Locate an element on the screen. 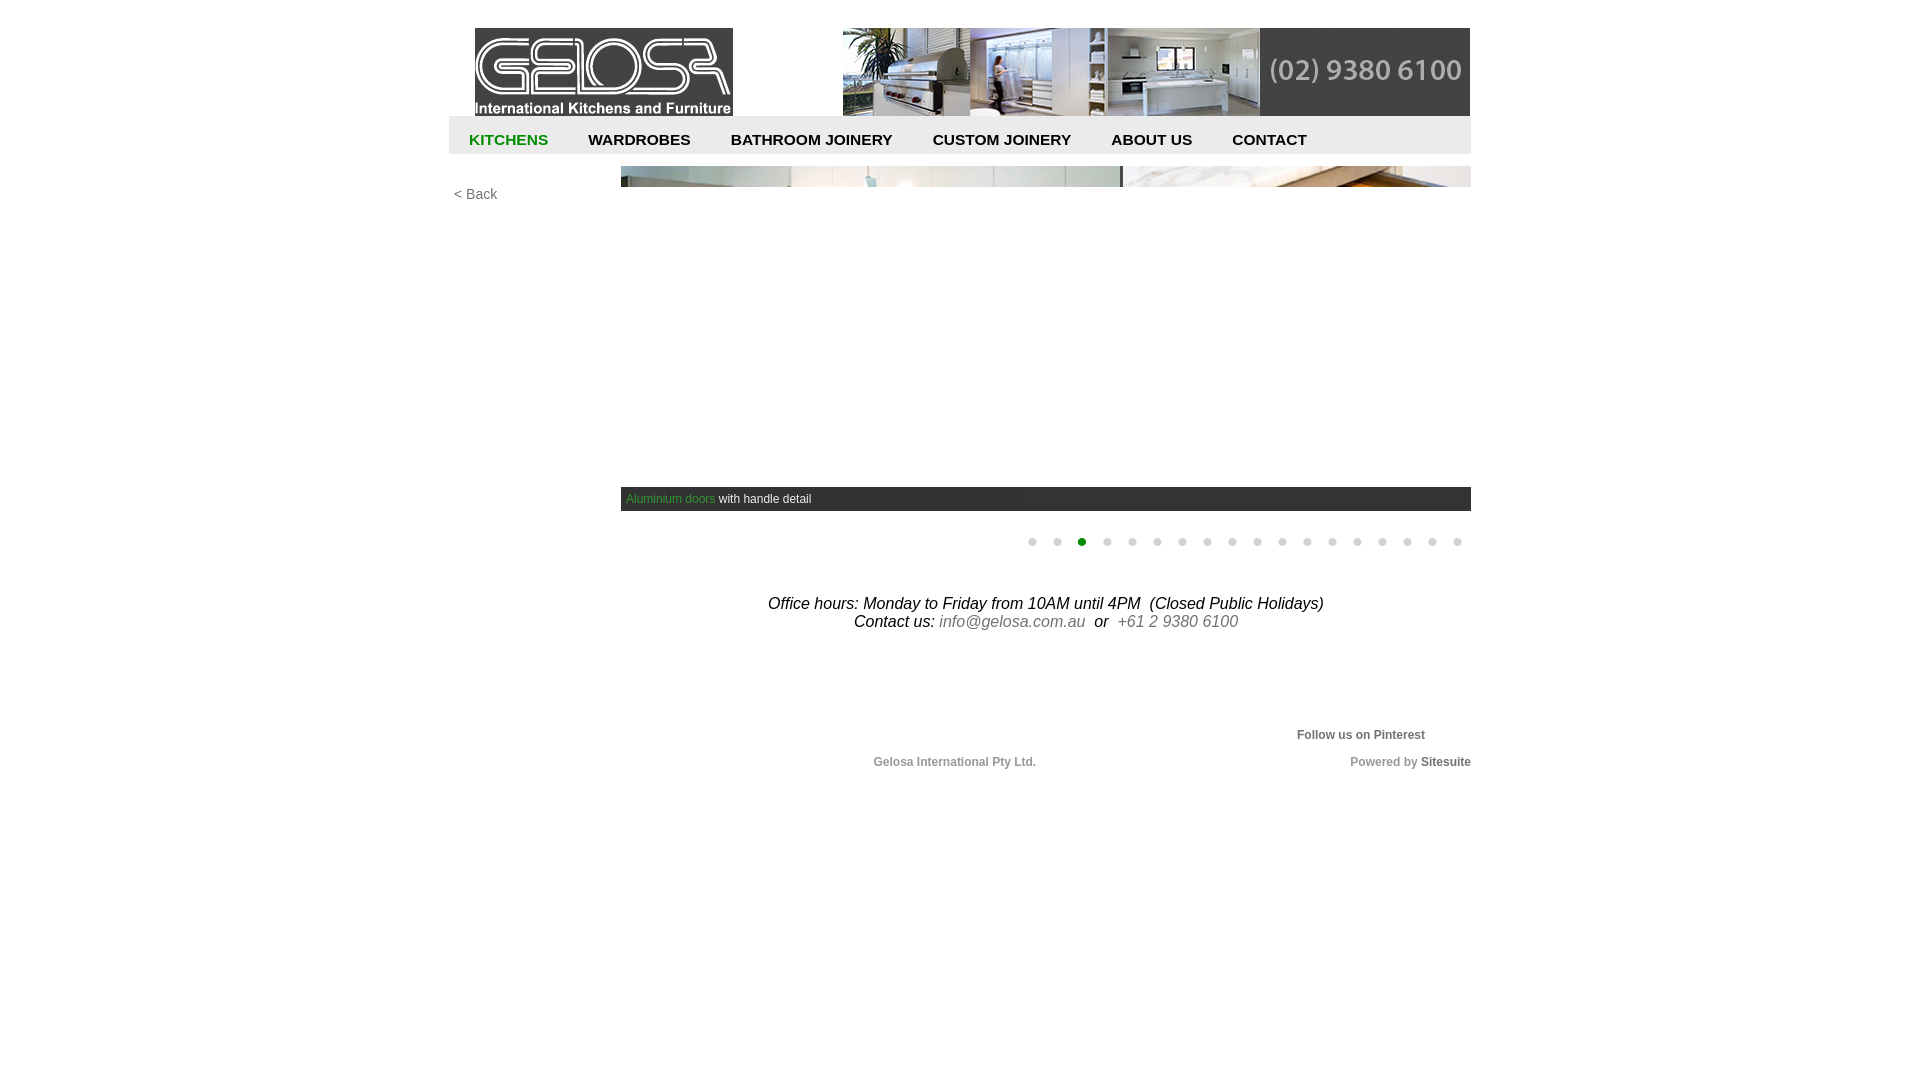  '2' is located at coordinates (1045, 542).